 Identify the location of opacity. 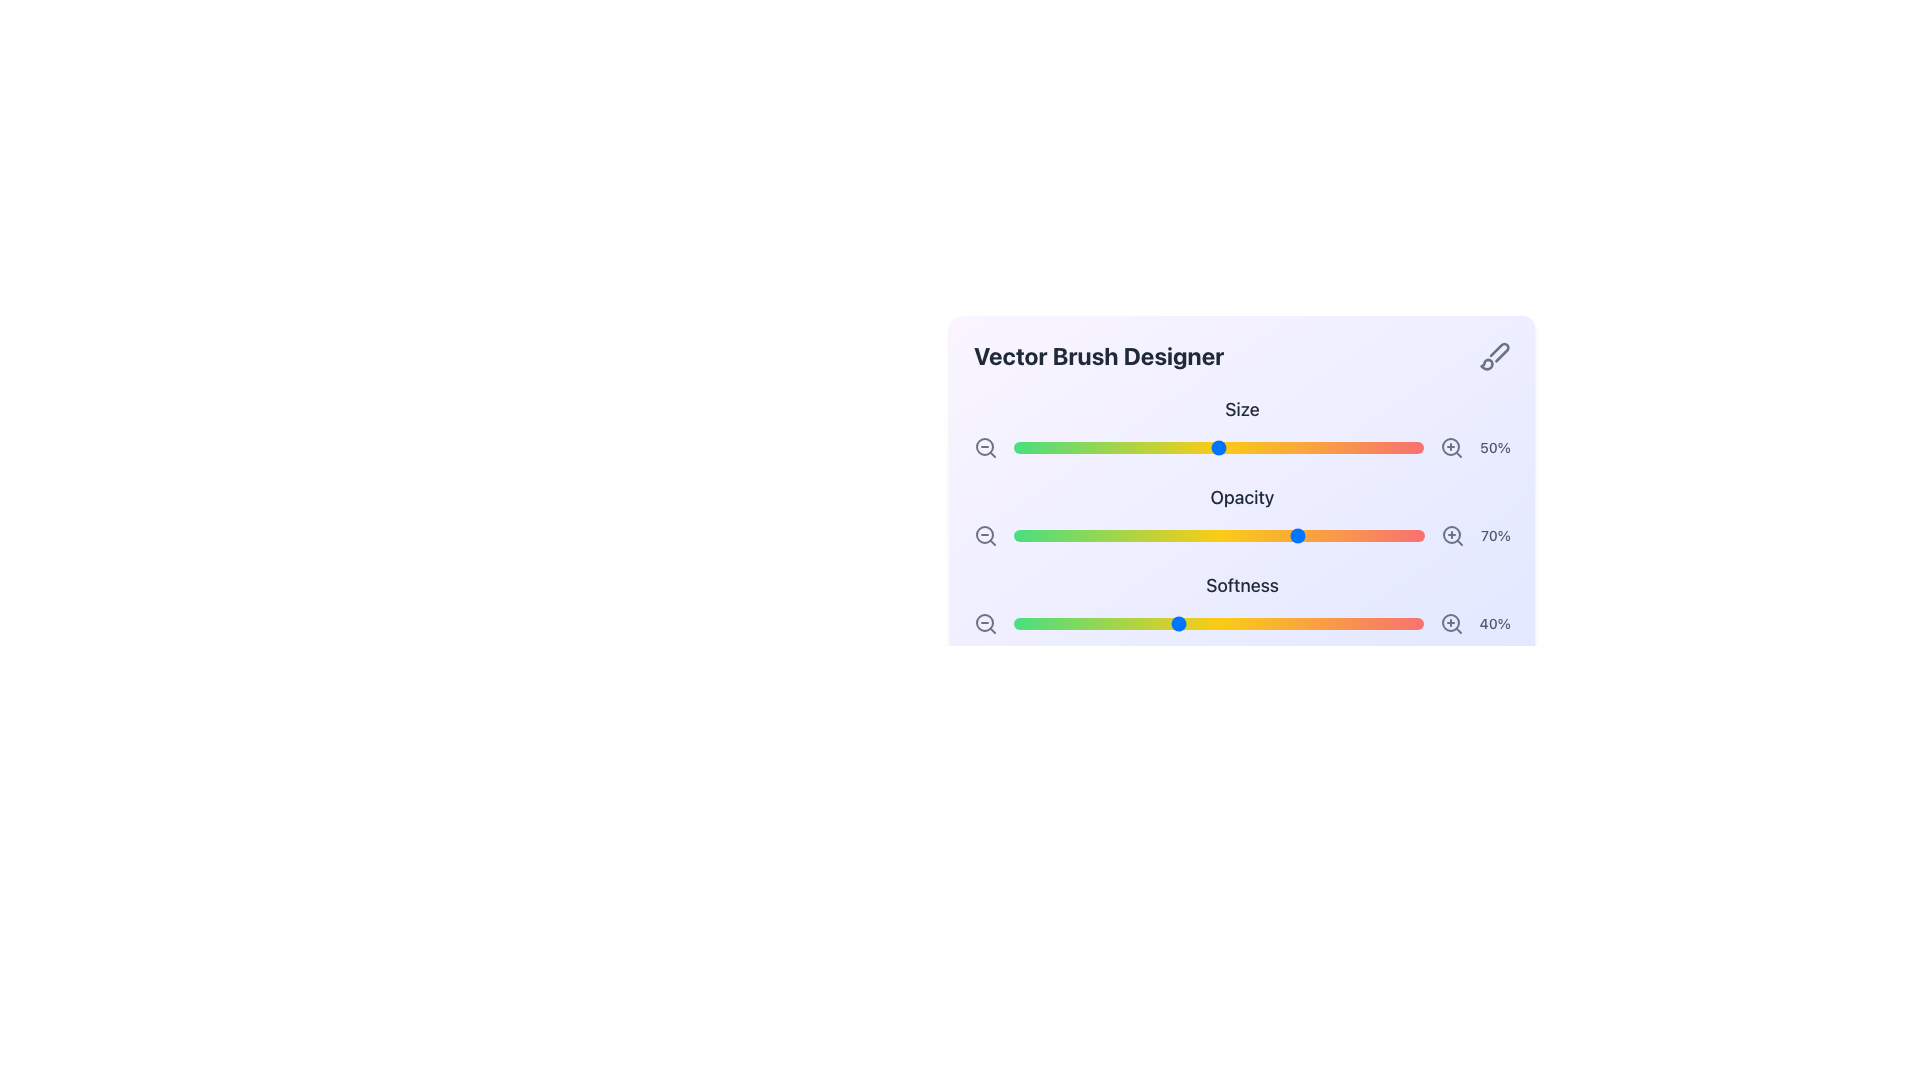
(1198, 535).